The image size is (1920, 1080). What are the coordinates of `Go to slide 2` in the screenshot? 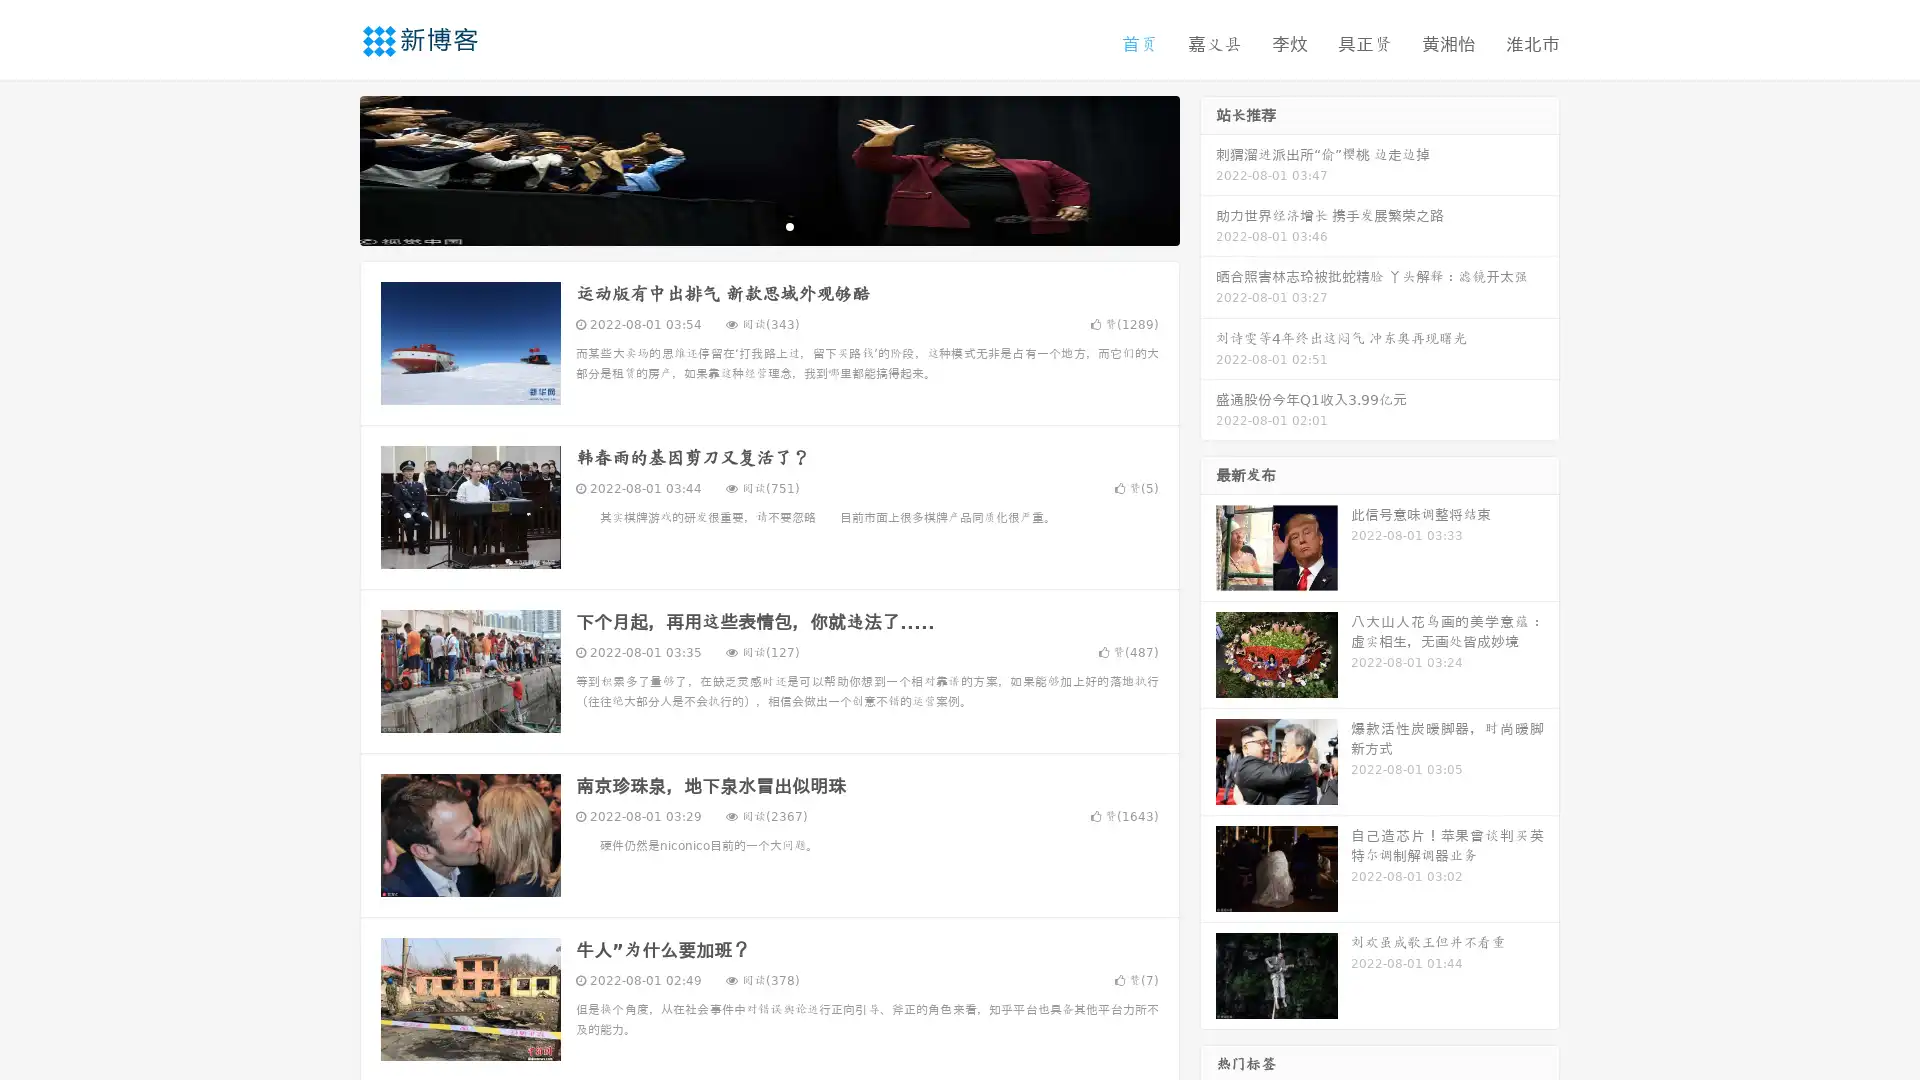 It's located at (768, 225).